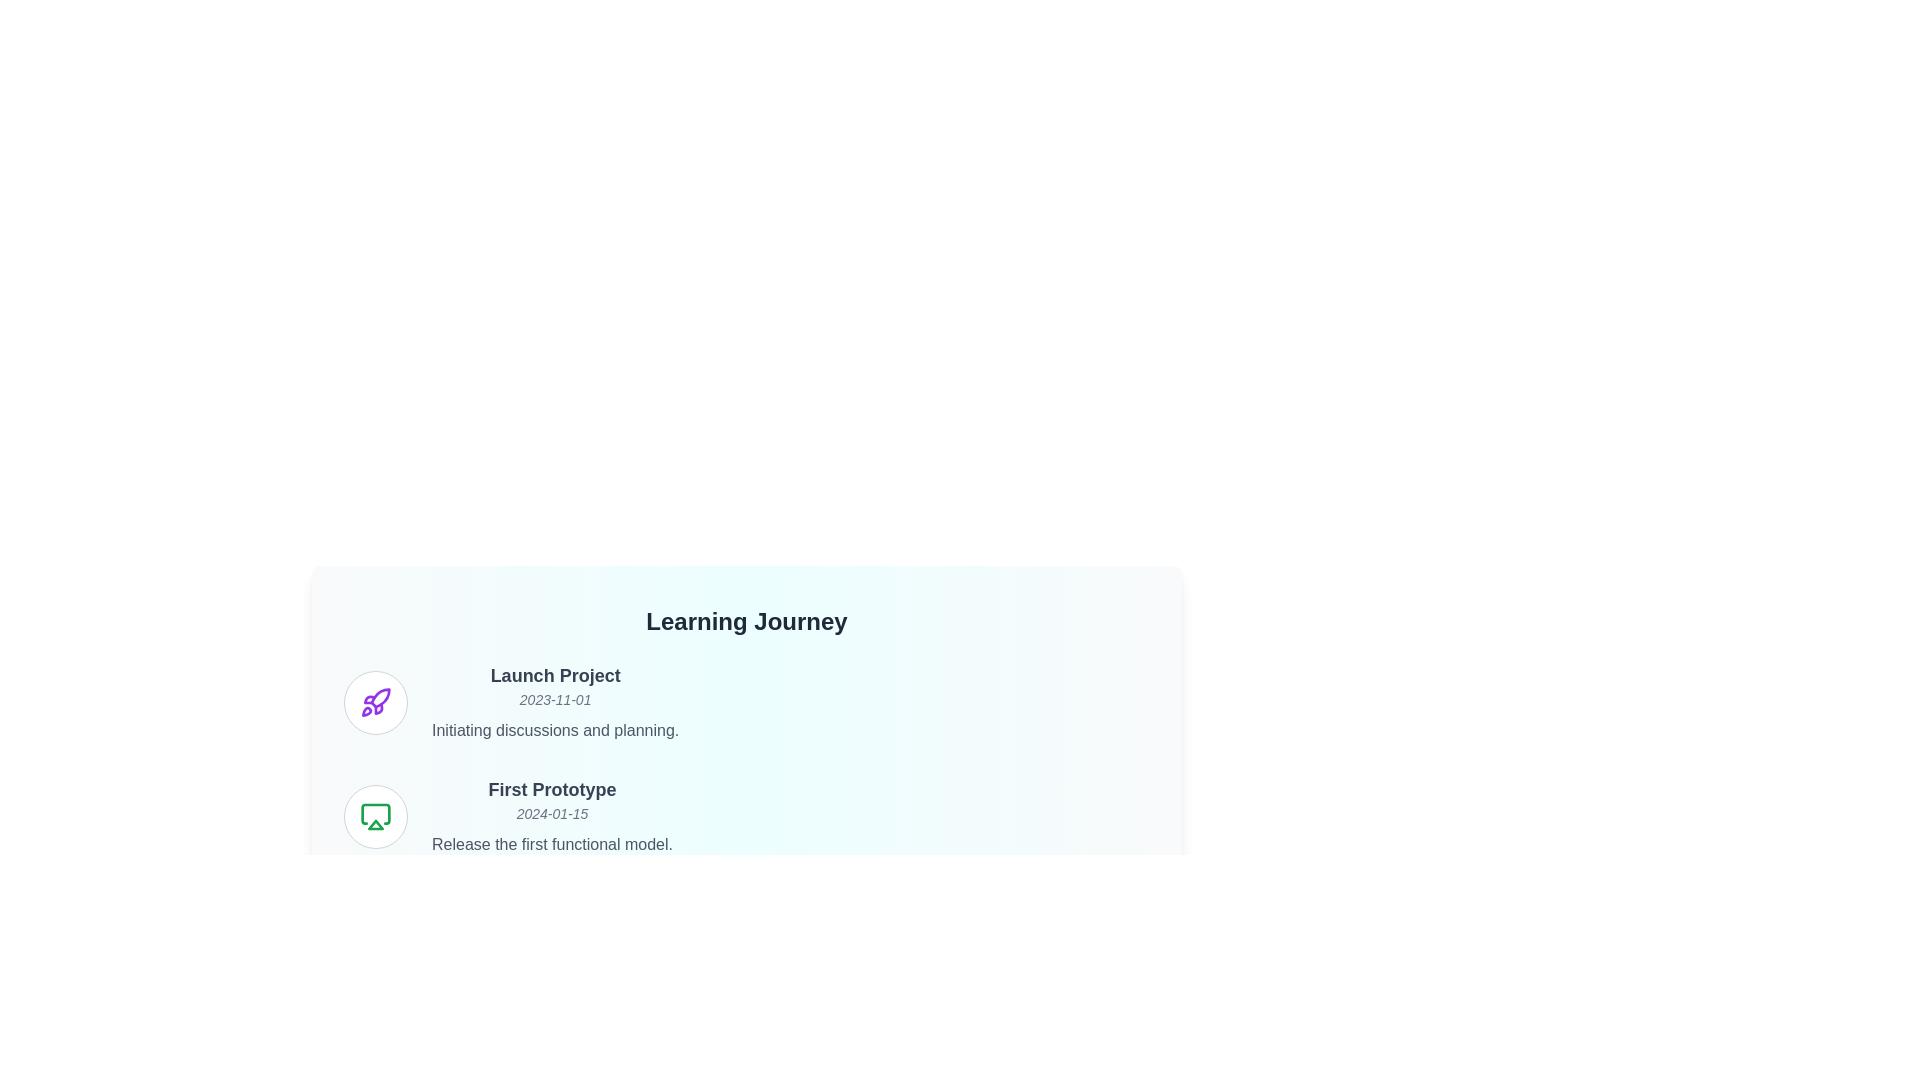  I want to click on the circular icon featuring a purple rocket symbol, which is outlined with a gray border and located to the left of the text 'Launch Project 2023-11-01 Initiating discussions and planning.', so click(375, 701).